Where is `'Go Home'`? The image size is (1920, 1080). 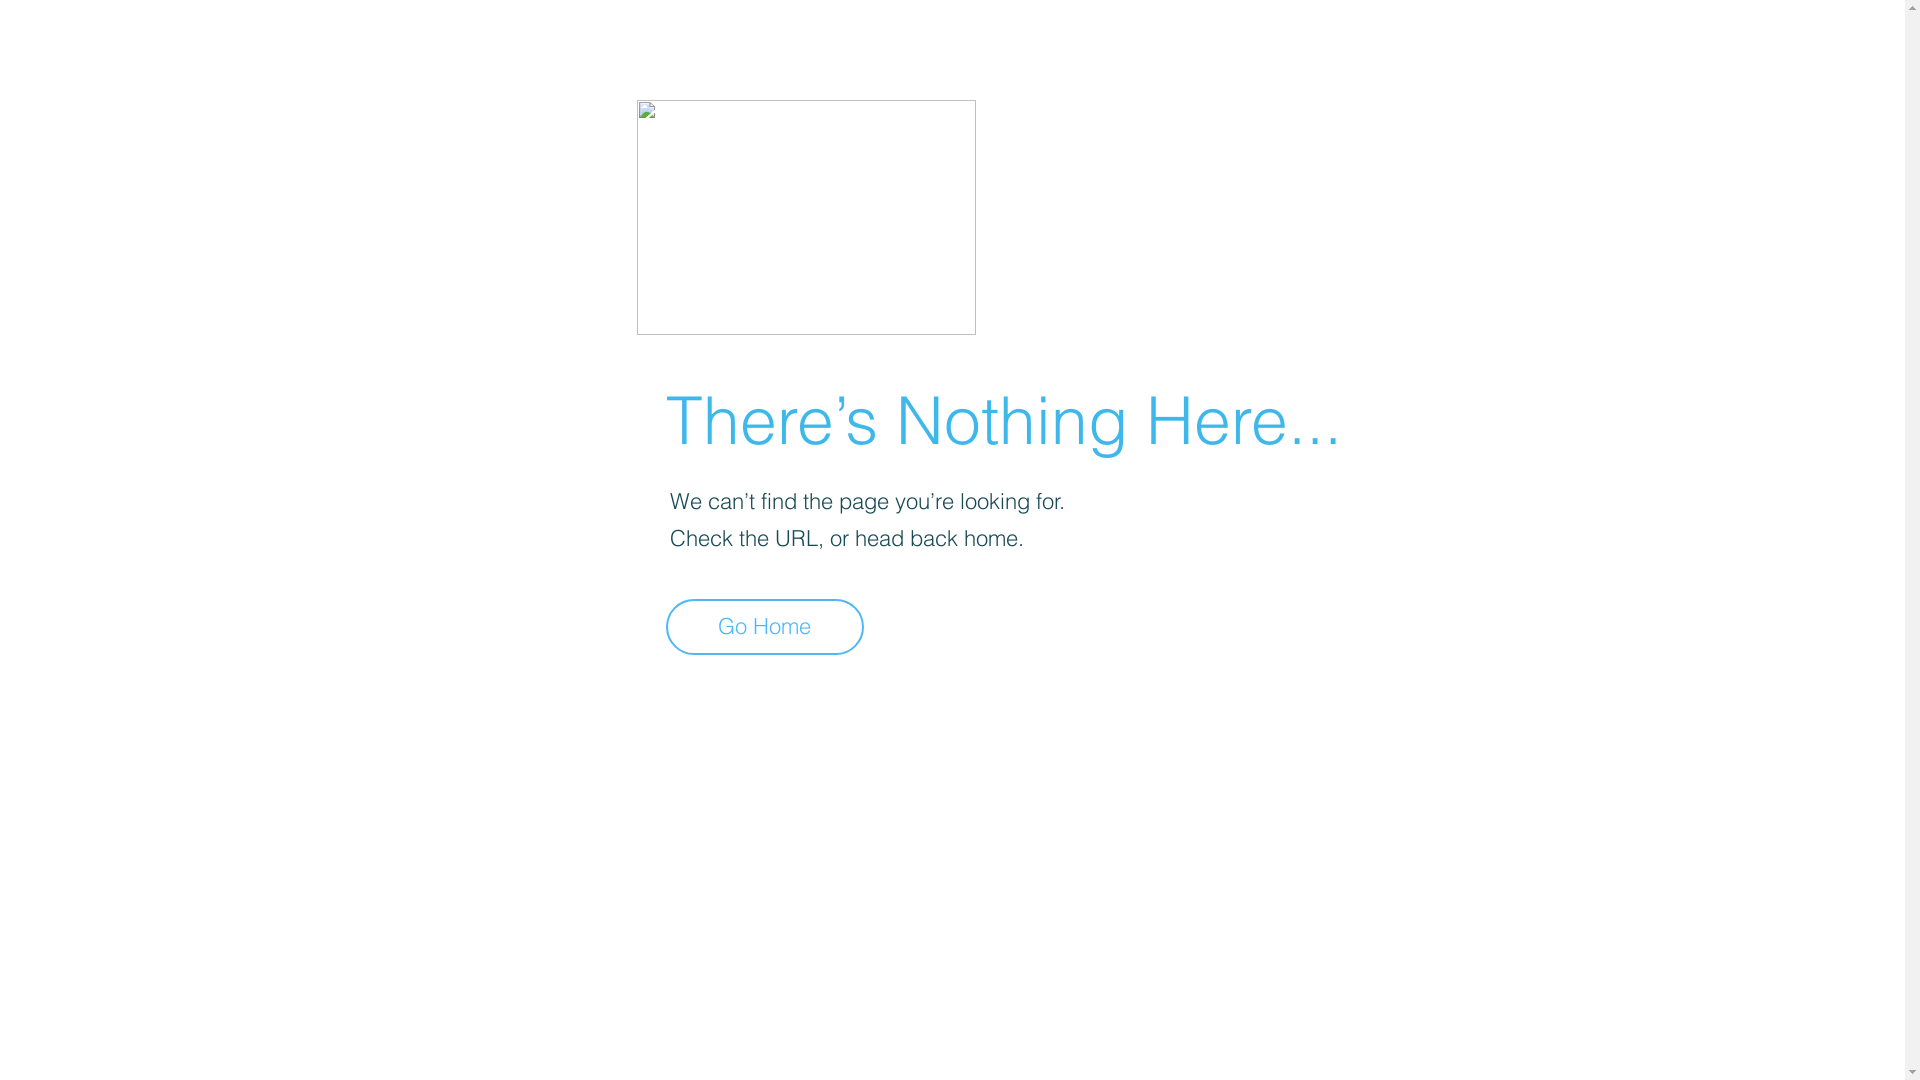
'Go Home' is located at coordinates (666, 626).